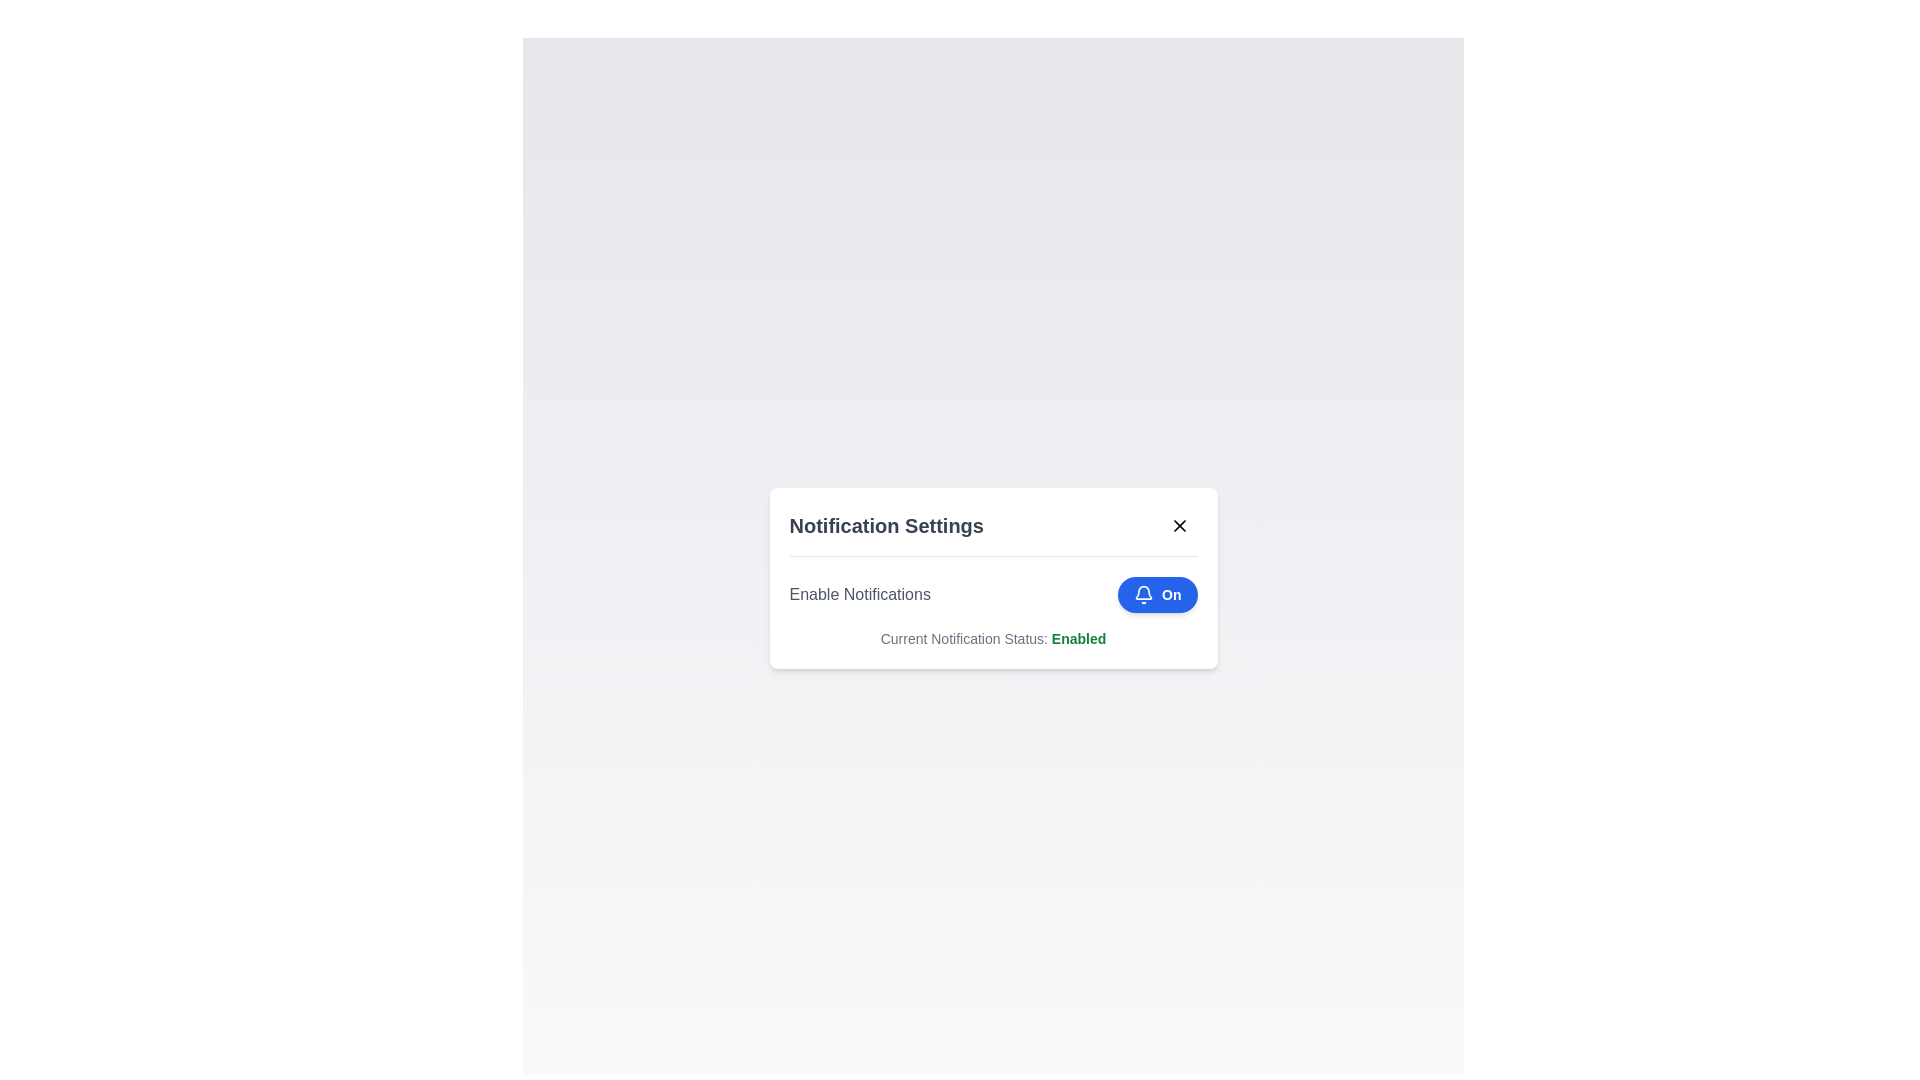 This screenshot has width=1920, height=1080. I want to click on the text label displaying 'Enabled' which indicates the current notification status, styled in green with bold font, so click(1078, 638).